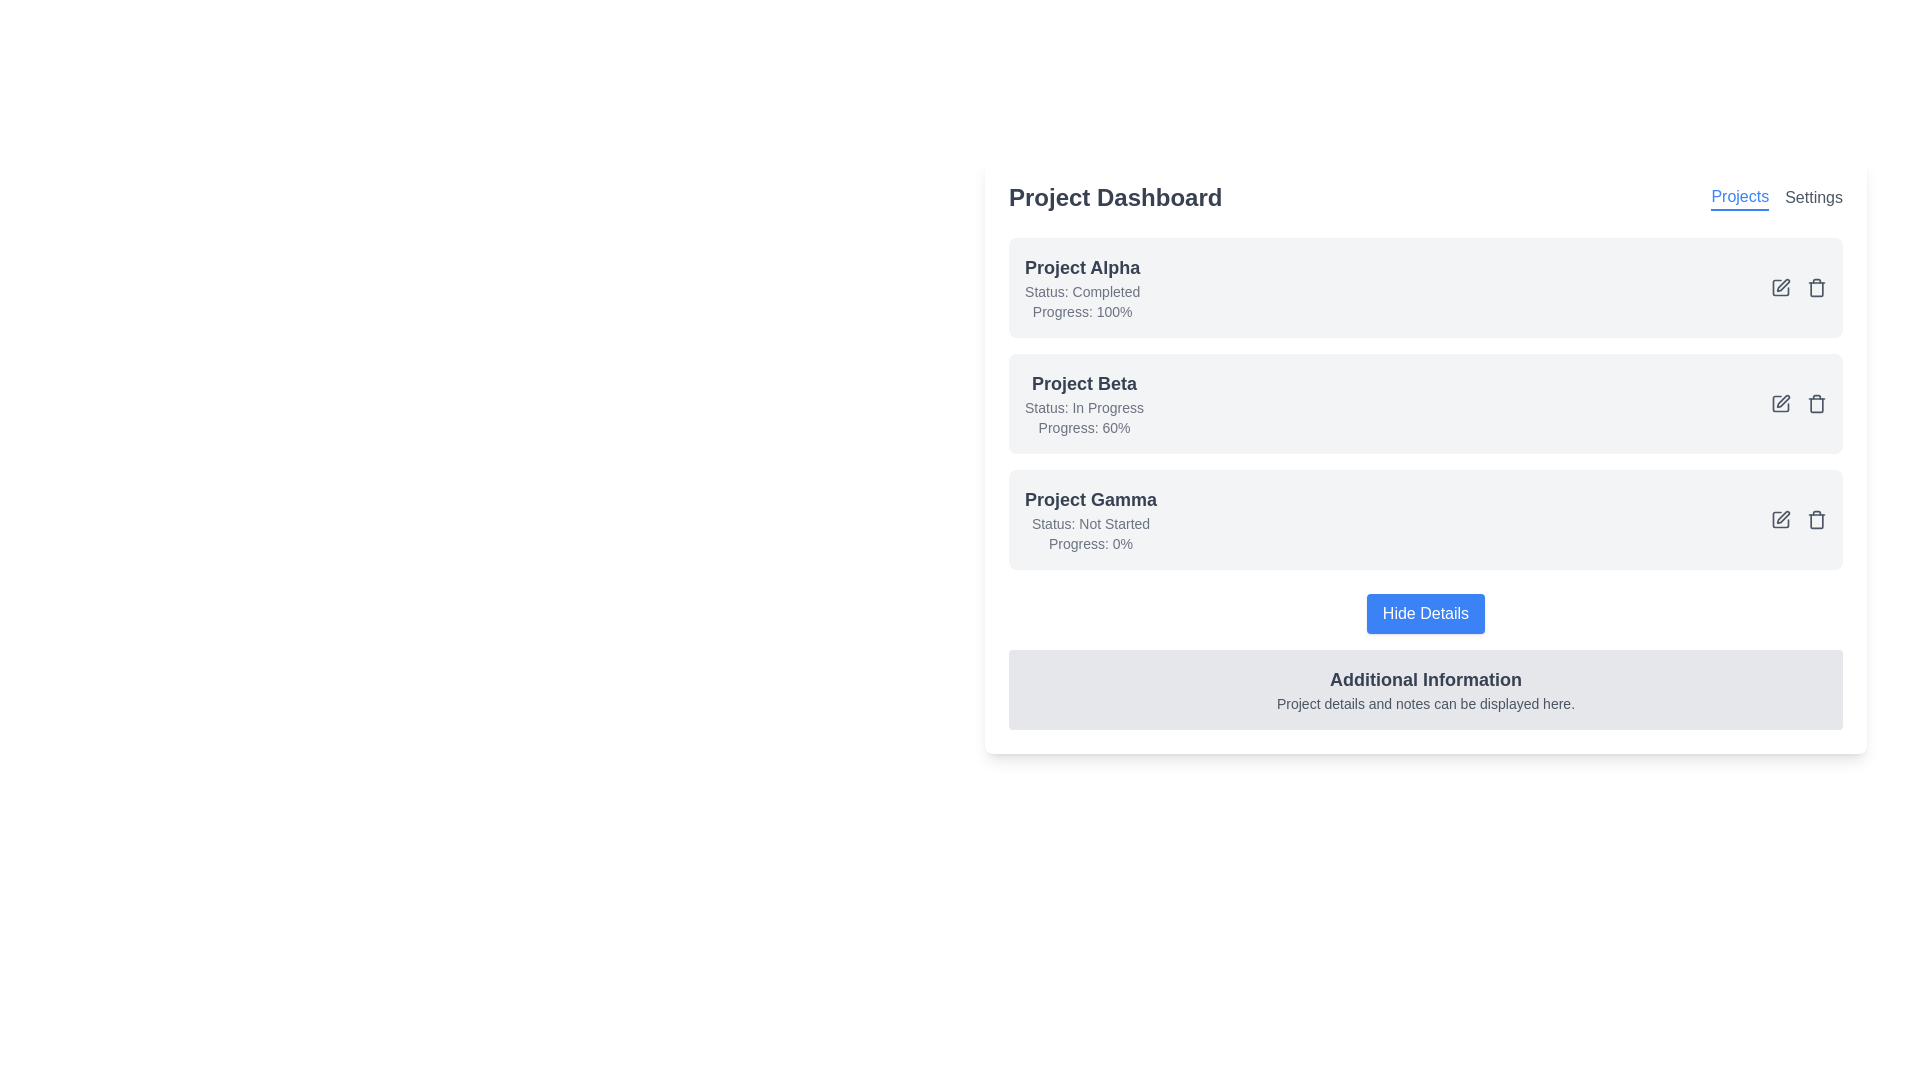 This screenshot has width=1920, height=1080. What do you see at coordinates (1783, 285) in the screenshot?
I see `the edit icon button located at the top-right of the first project card to initiate editing` at bounding box center [1783, 285].